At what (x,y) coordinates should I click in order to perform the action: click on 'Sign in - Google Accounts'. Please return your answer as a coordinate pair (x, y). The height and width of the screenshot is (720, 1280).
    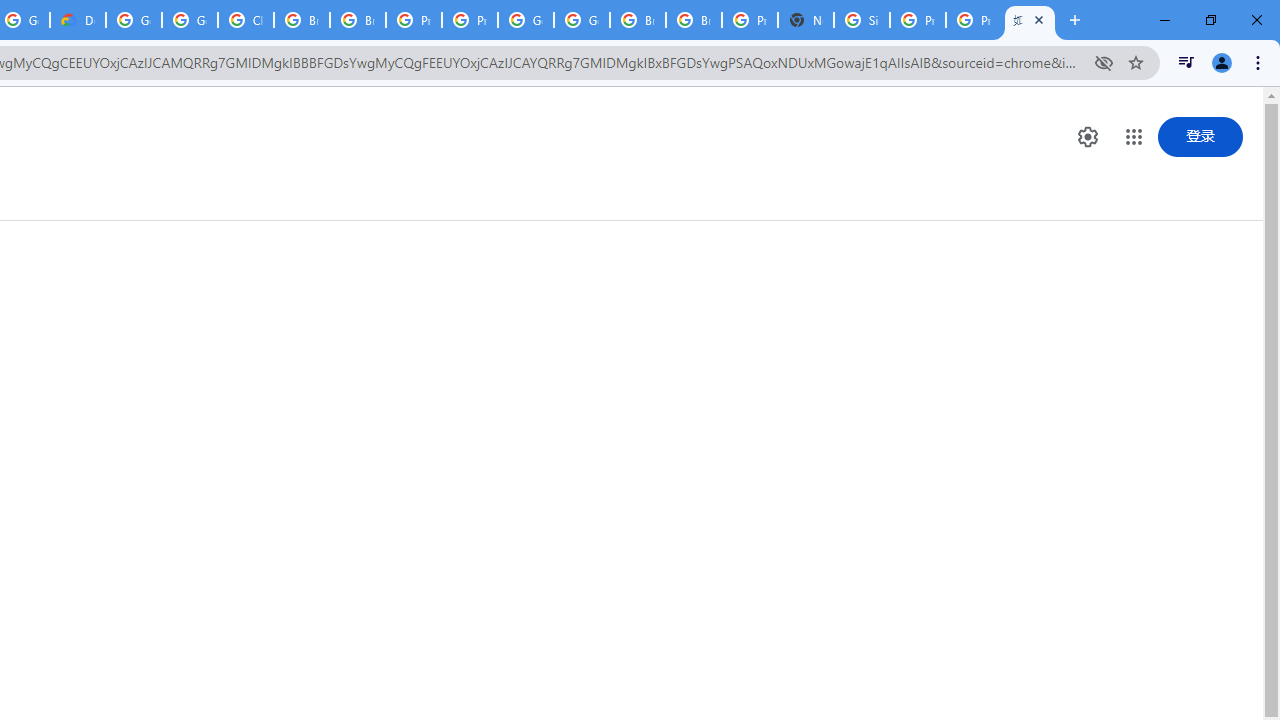
    Looking at the image, I should click on (862, 20).